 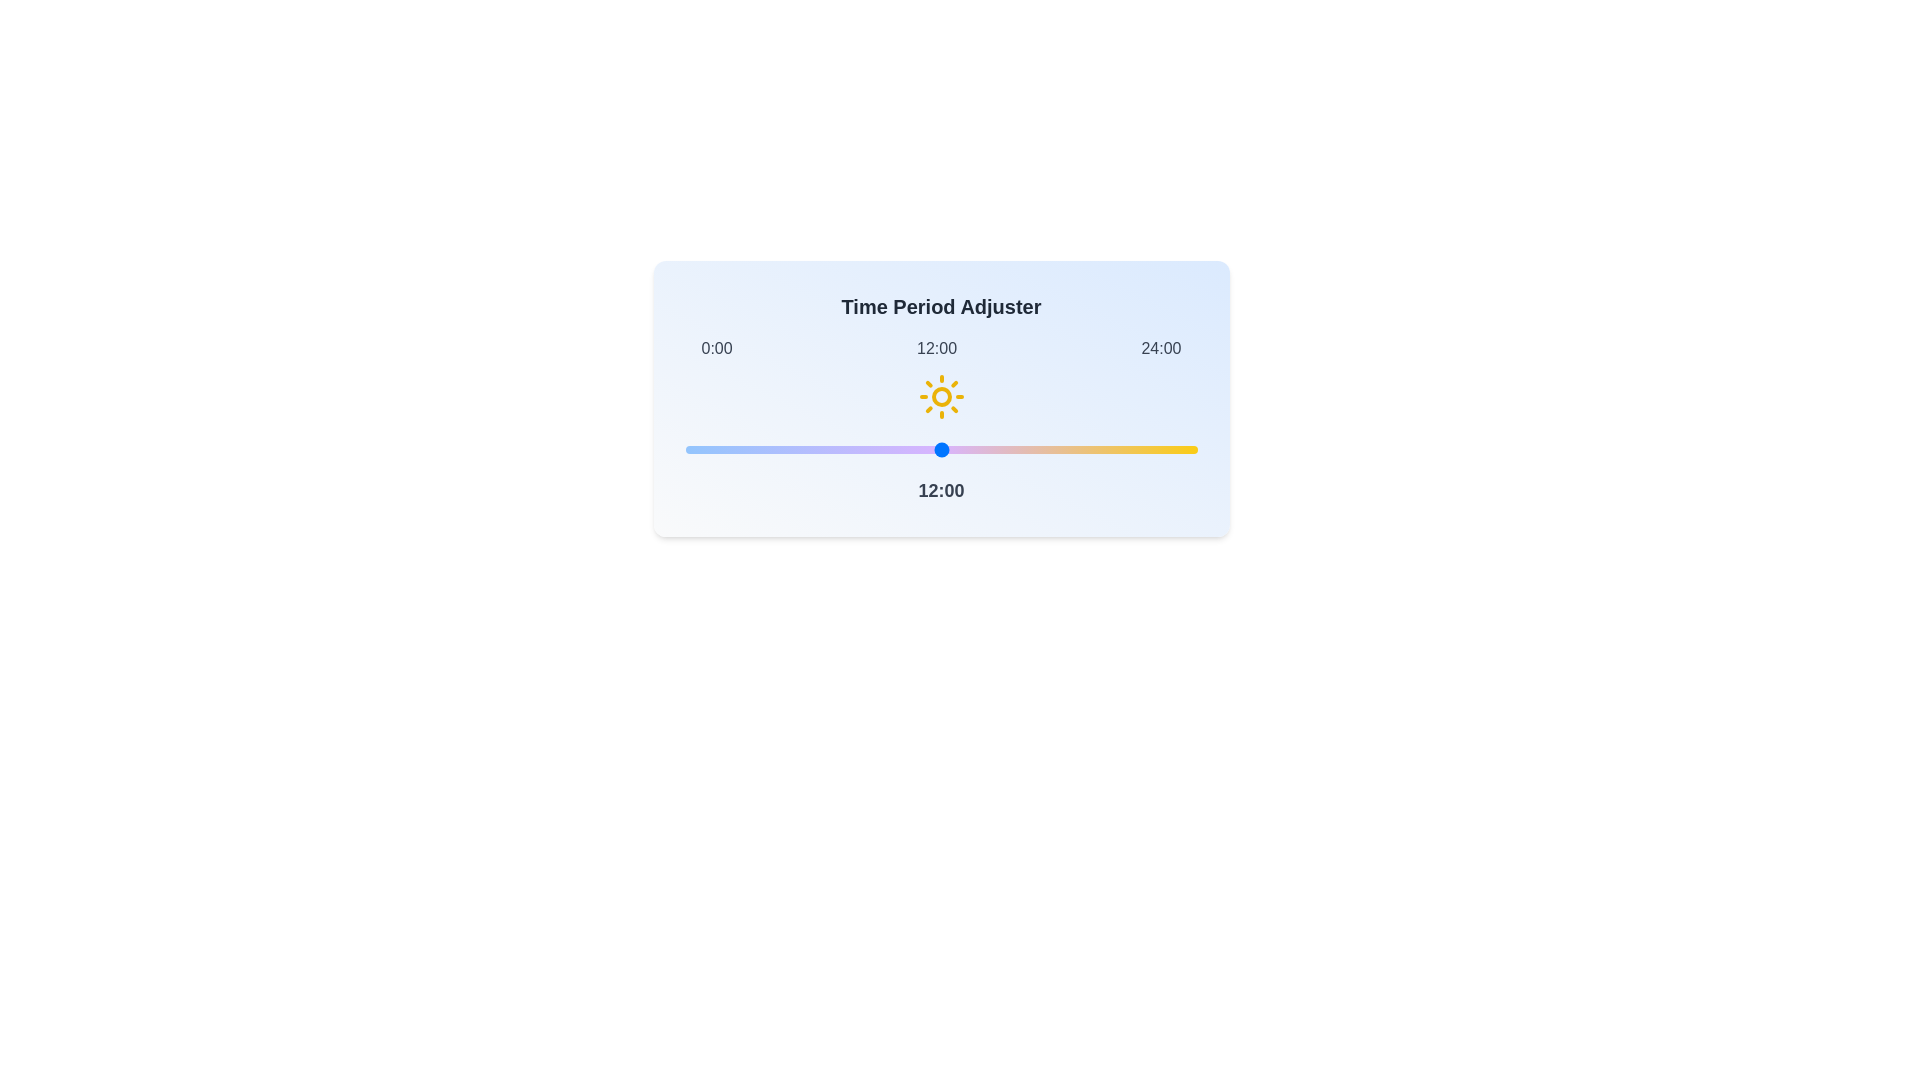 I want to click on the time slider to set the time to 5 hours, so click(x=791, y=450).